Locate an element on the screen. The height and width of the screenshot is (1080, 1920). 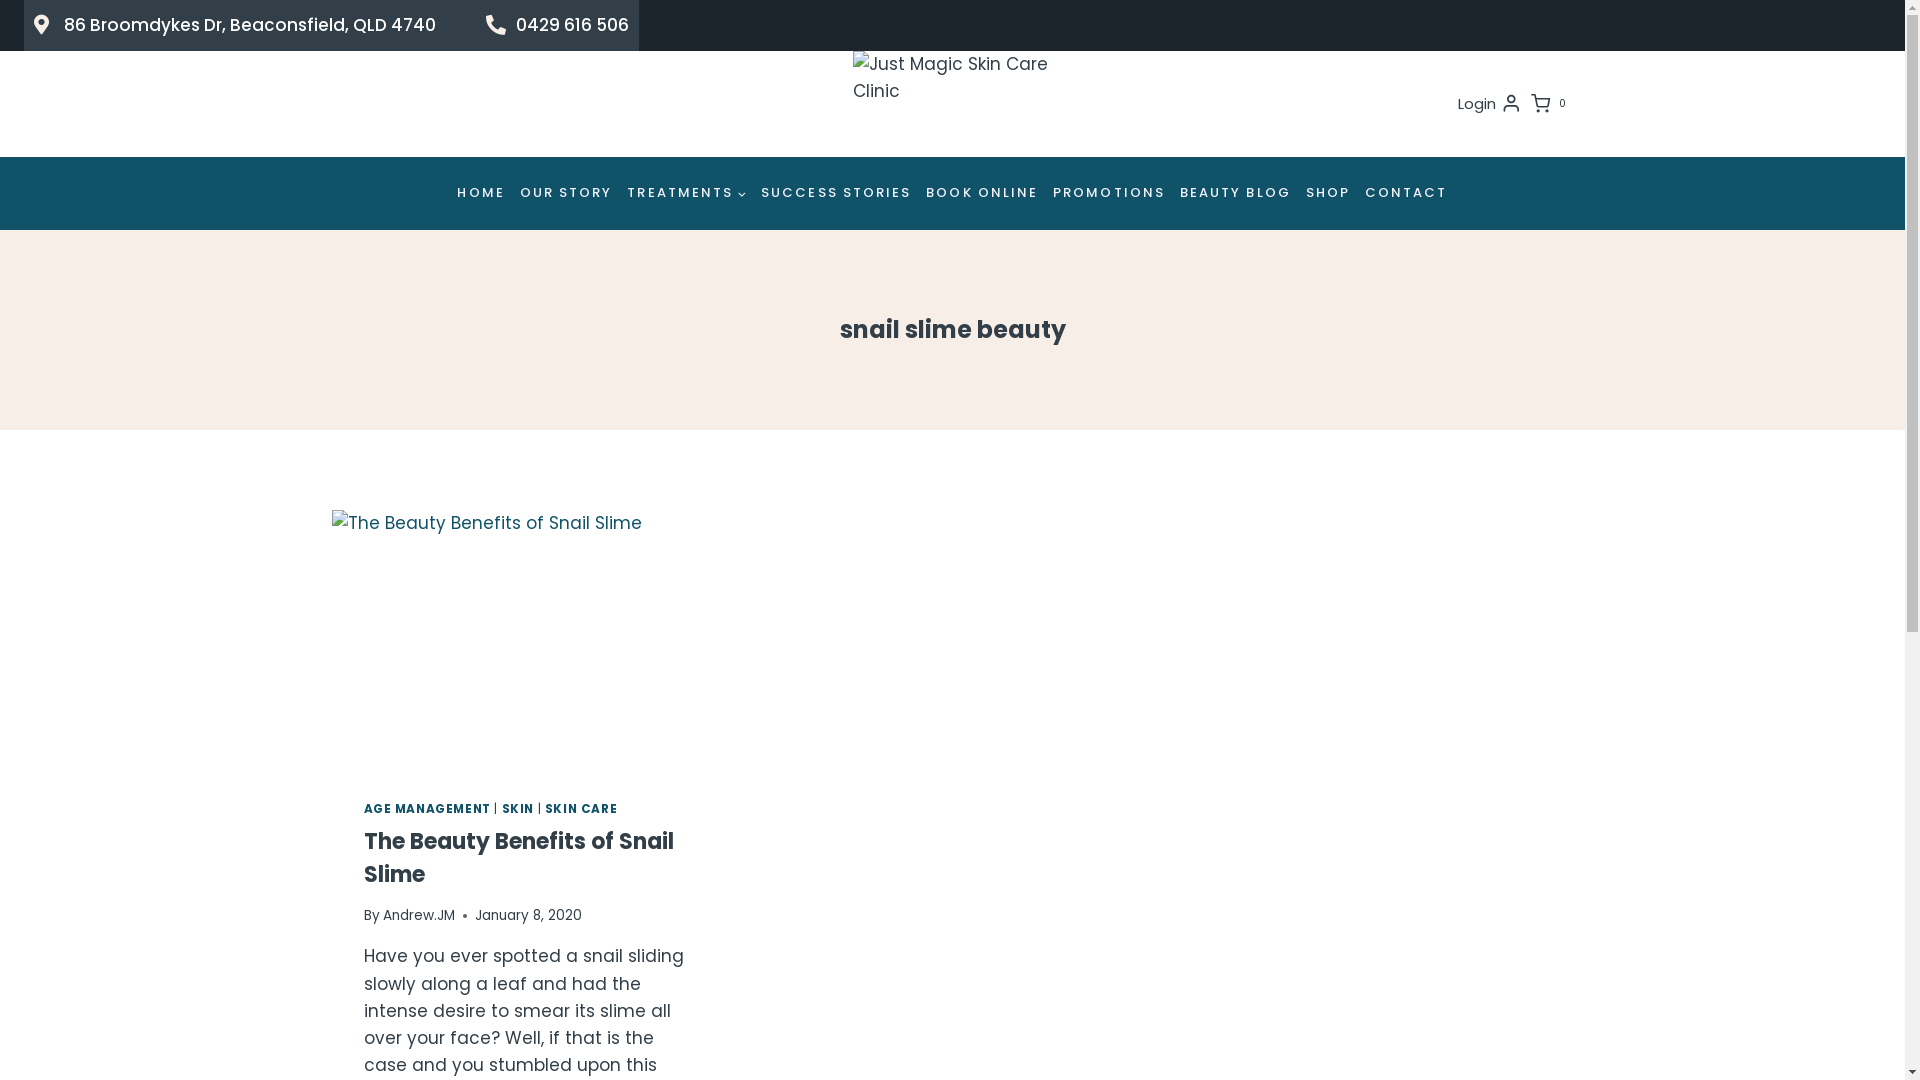
'PROMOTIONS' is located at coordinates (1108, 193).